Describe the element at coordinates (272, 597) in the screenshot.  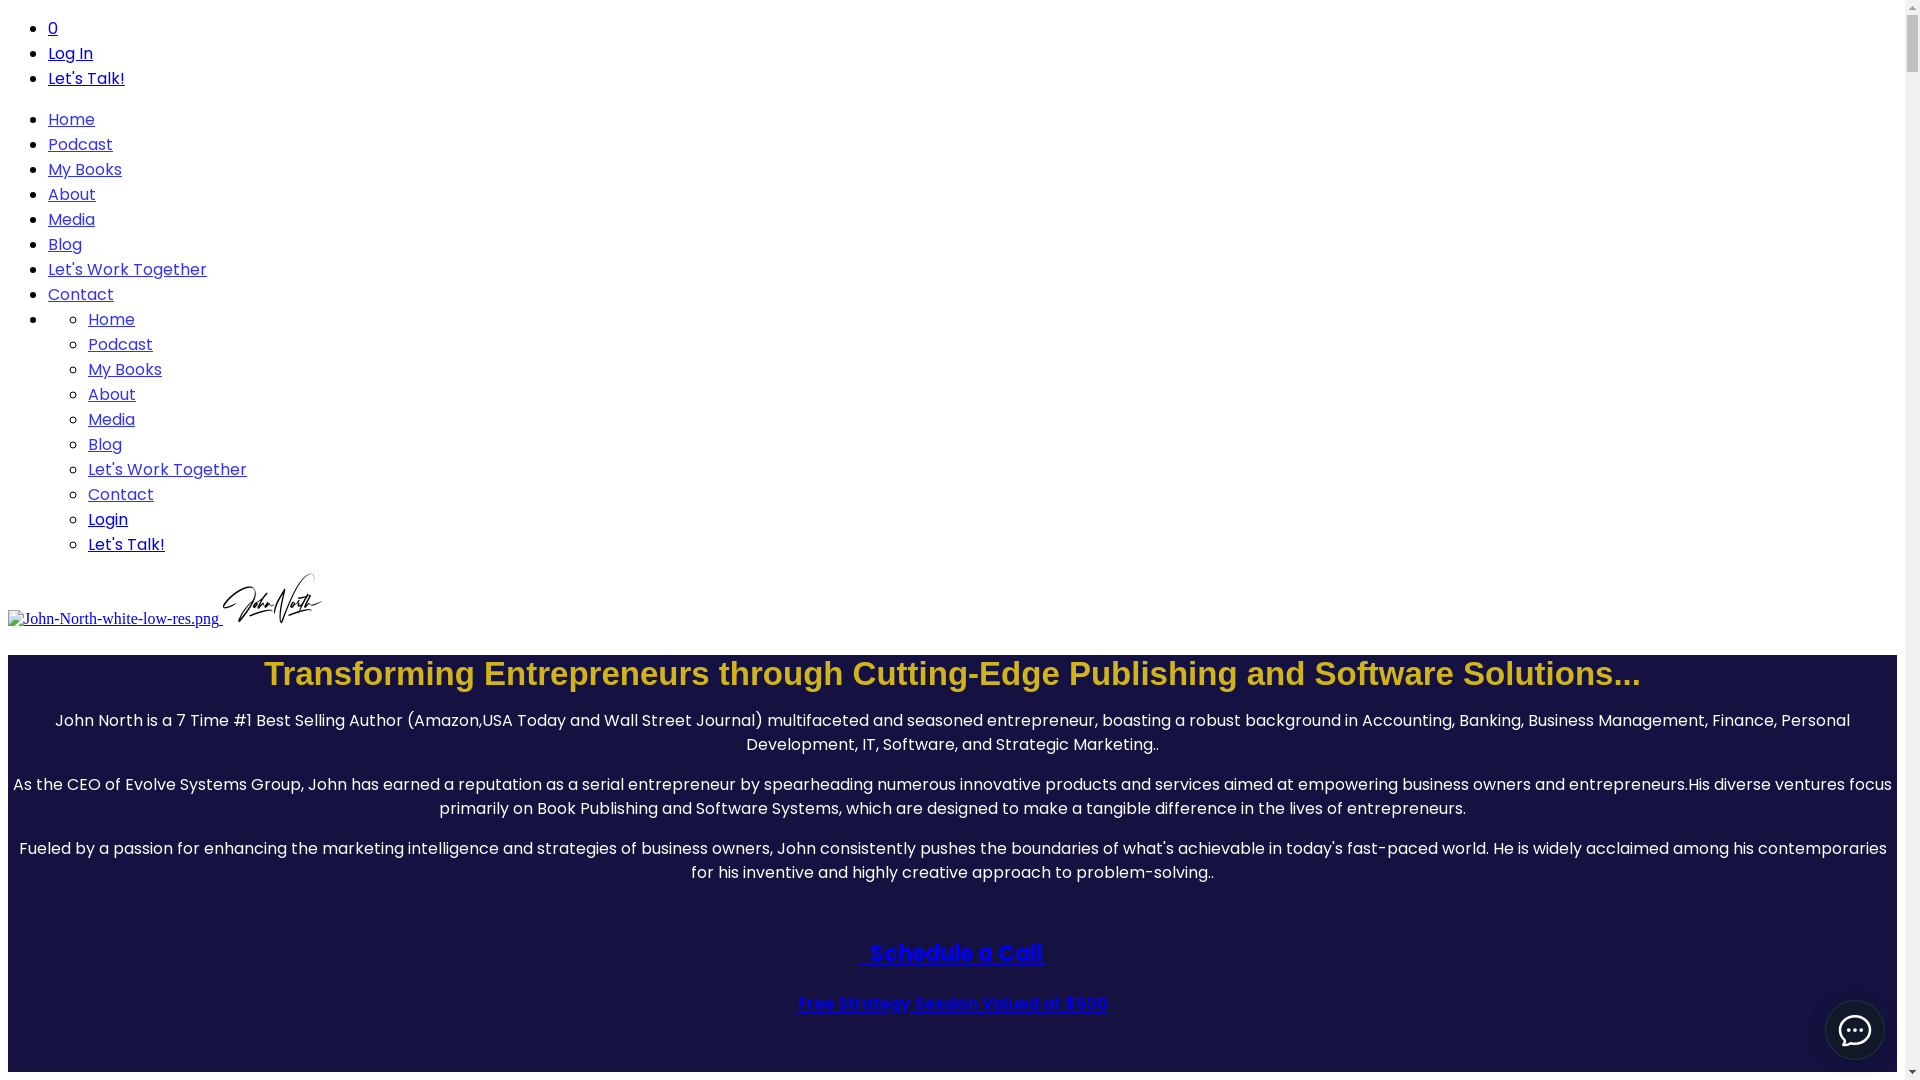
I see `'JOHN-logo-light.png'` at that location.